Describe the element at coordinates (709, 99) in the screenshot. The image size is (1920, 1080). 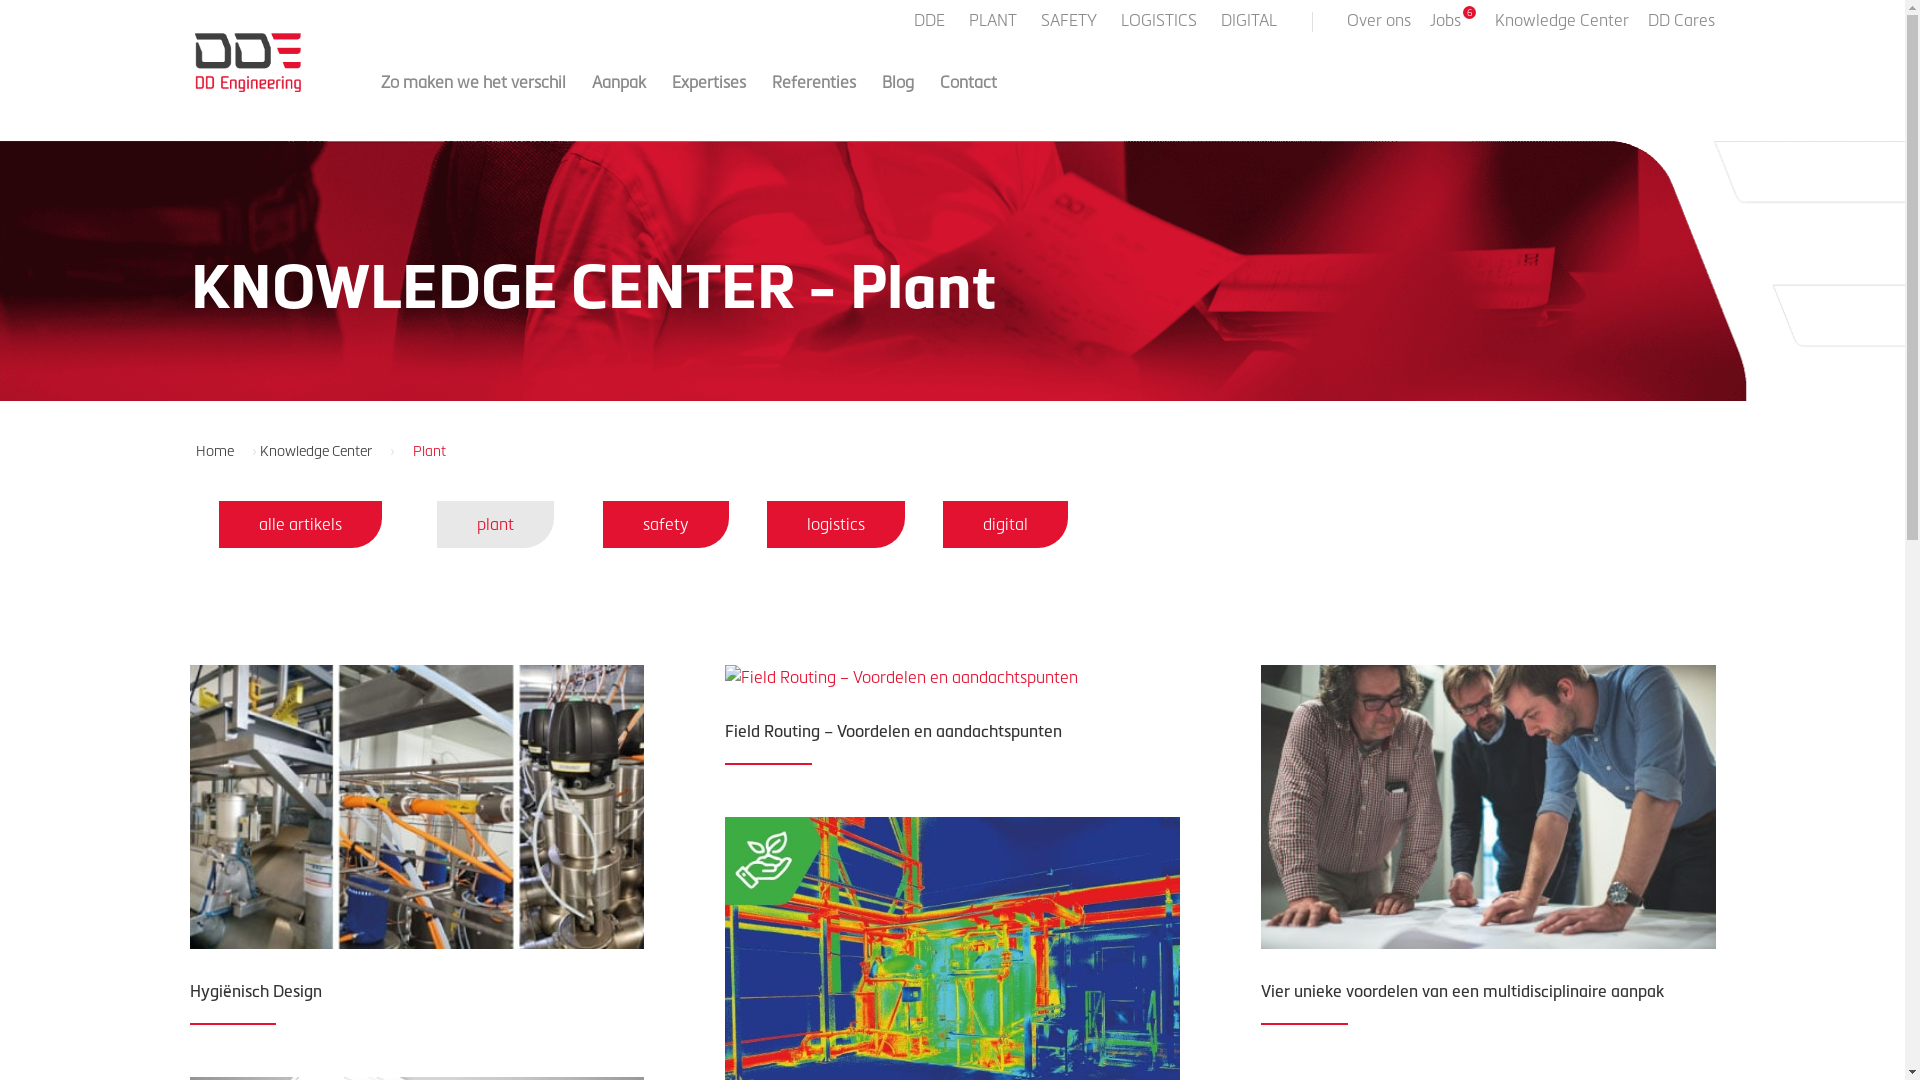
I see `'Expertises'` at that location.